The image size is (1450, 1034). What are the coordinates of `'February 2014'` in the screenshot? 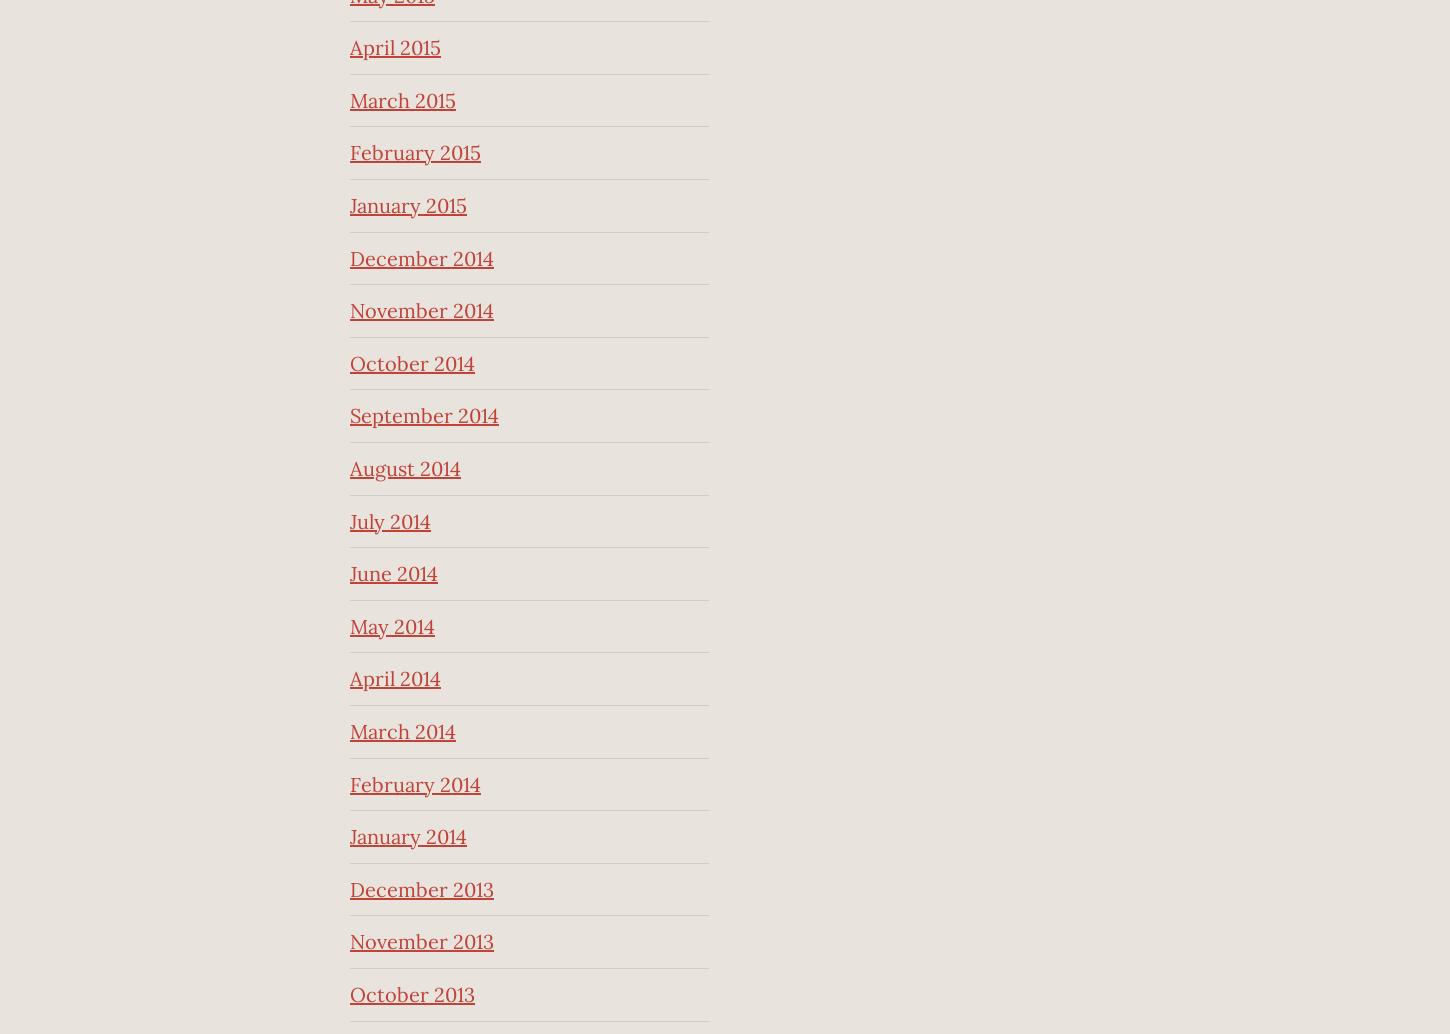 It's located at (414, 782).